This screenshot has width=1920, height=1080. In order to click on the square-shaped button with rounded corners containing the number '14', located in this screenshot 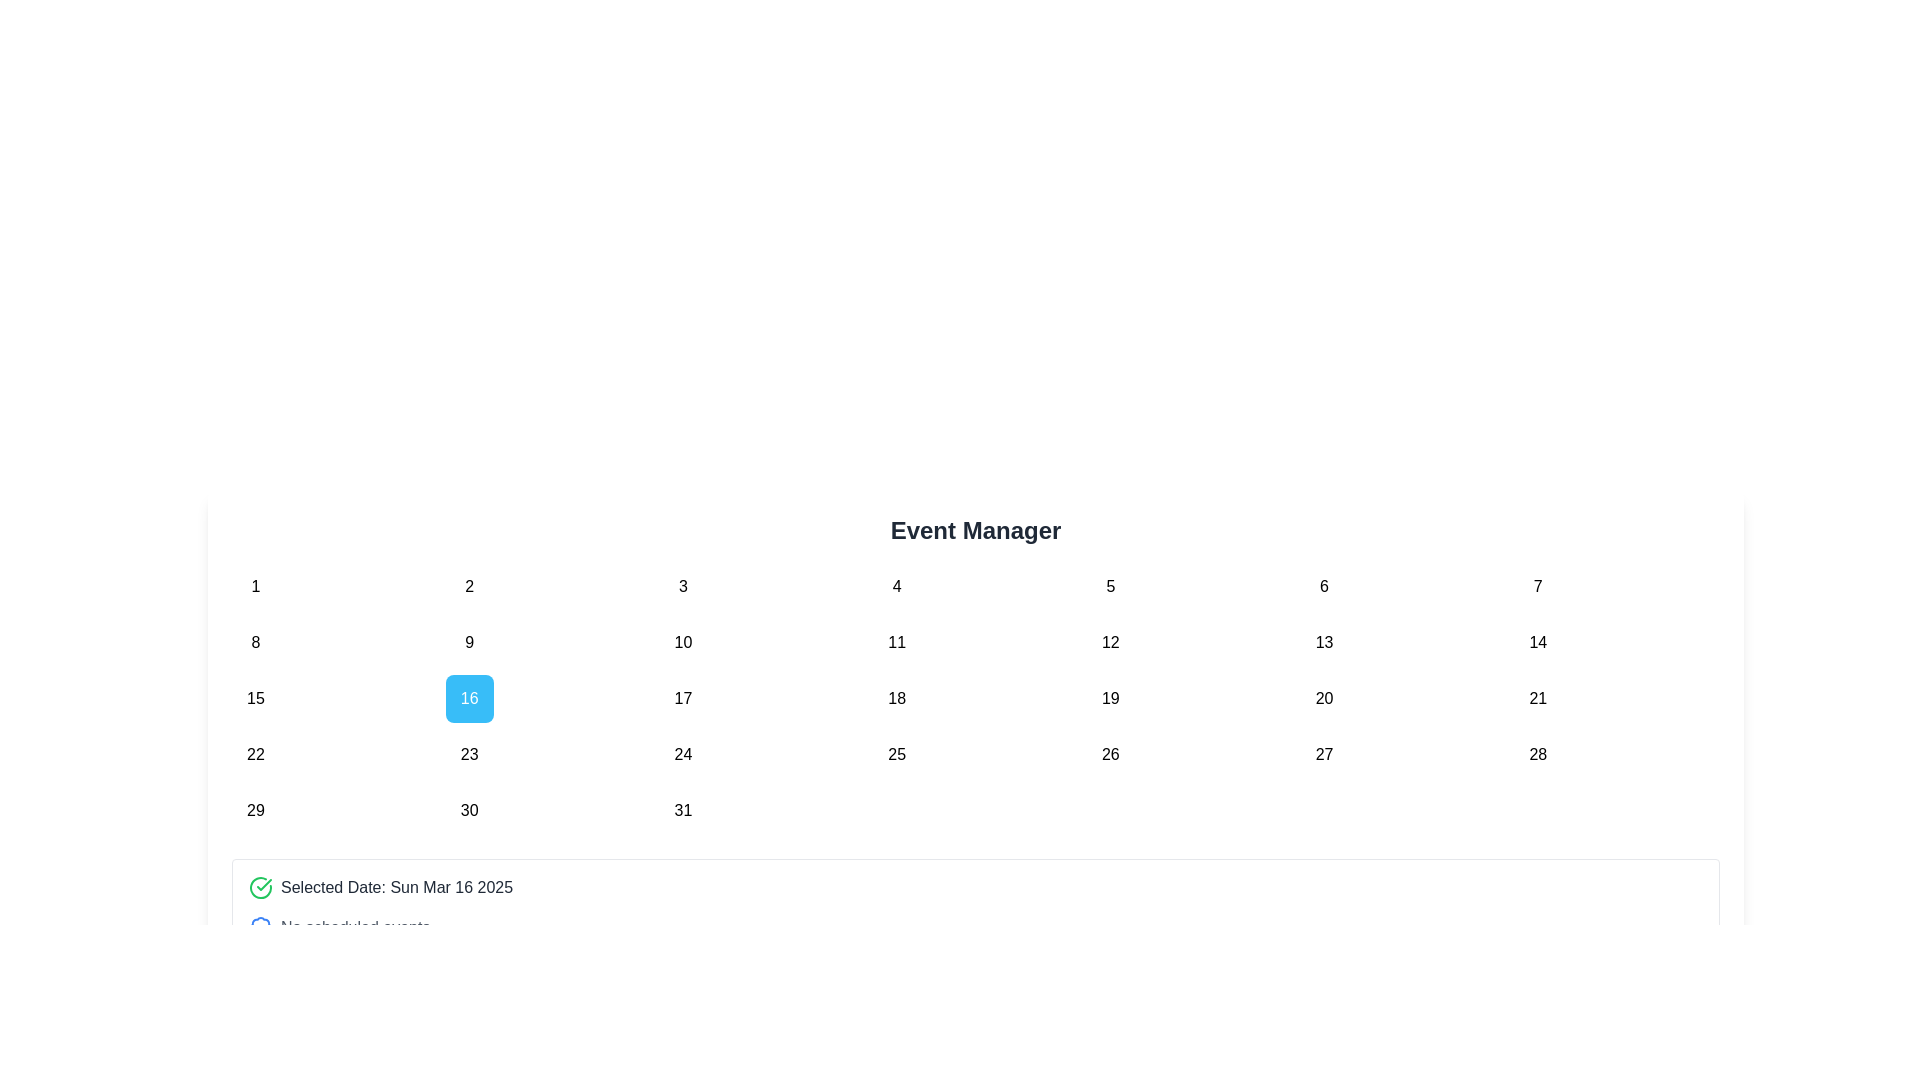, I will do `click(1537, 643)`.